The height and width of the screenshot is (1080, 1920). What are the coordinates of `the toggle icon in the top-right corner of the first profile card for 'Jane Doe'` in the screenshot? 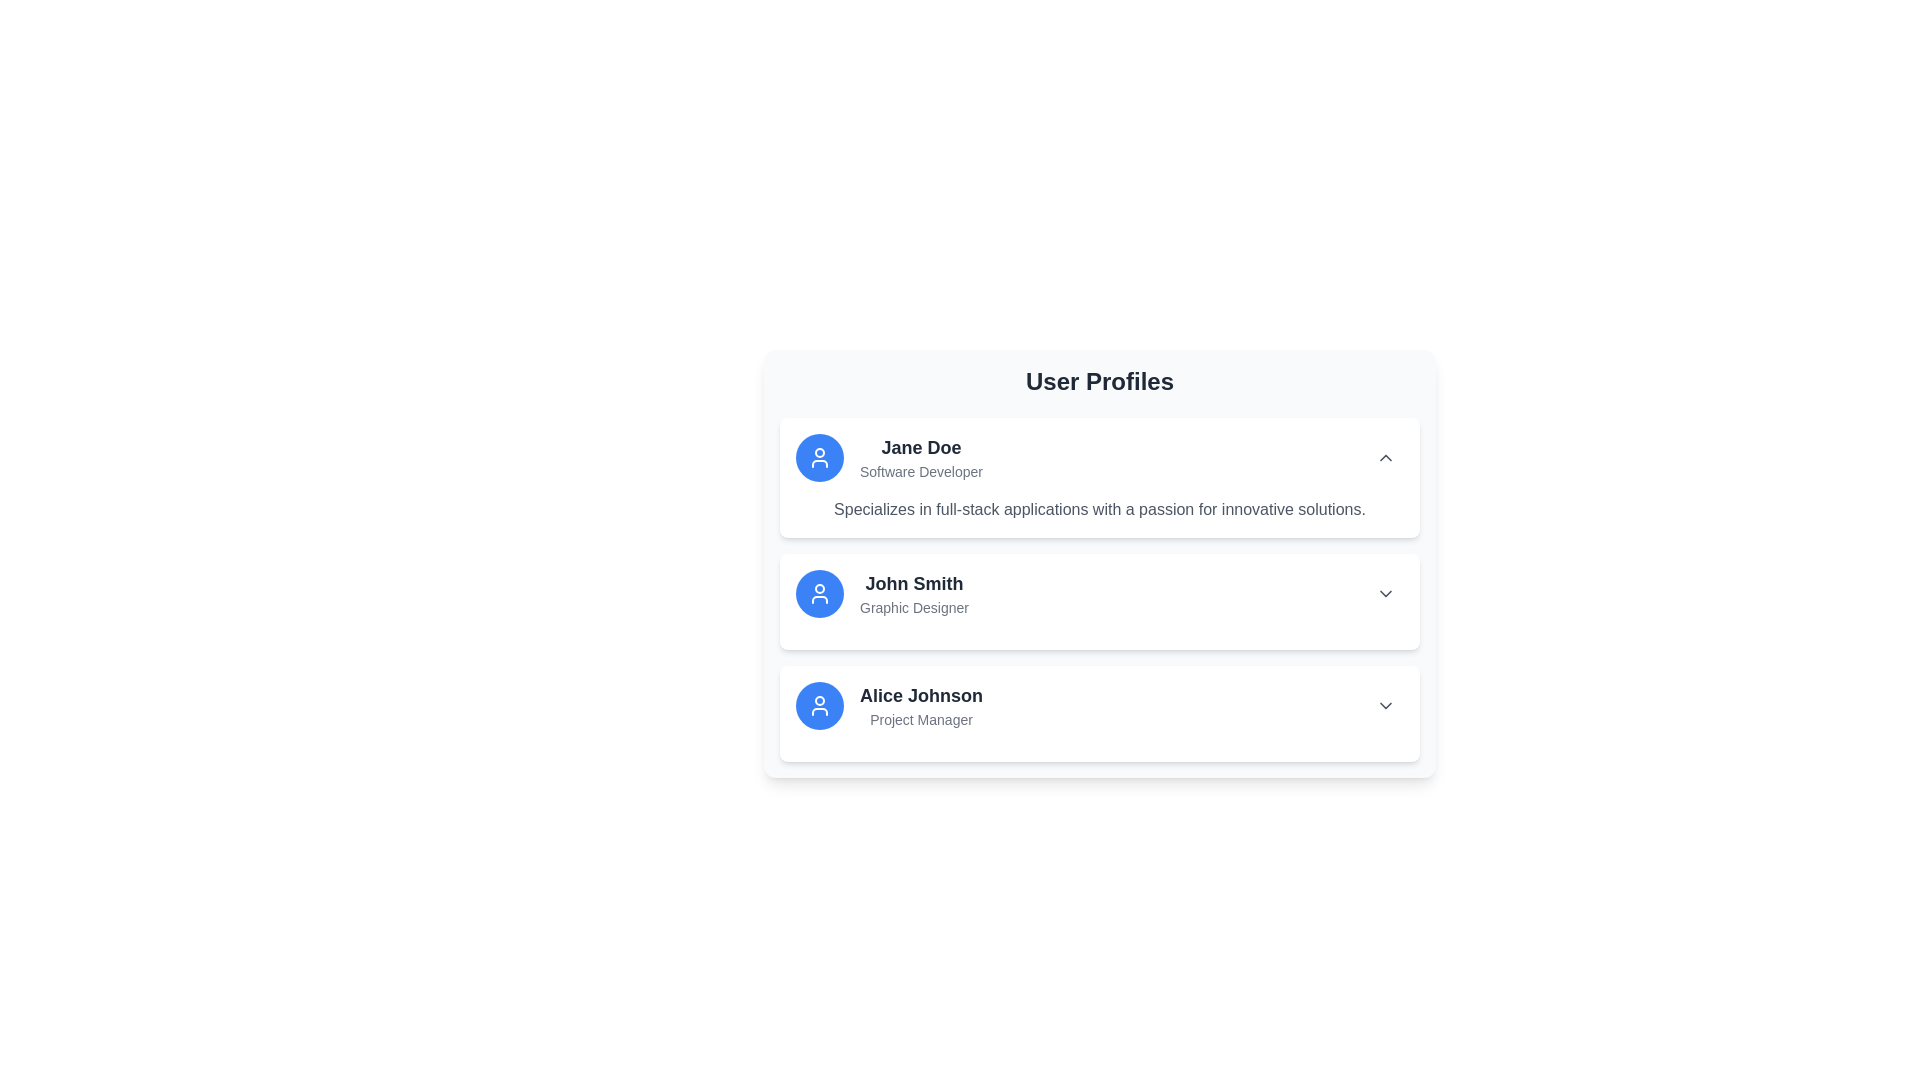 It's located at (1385, 458).